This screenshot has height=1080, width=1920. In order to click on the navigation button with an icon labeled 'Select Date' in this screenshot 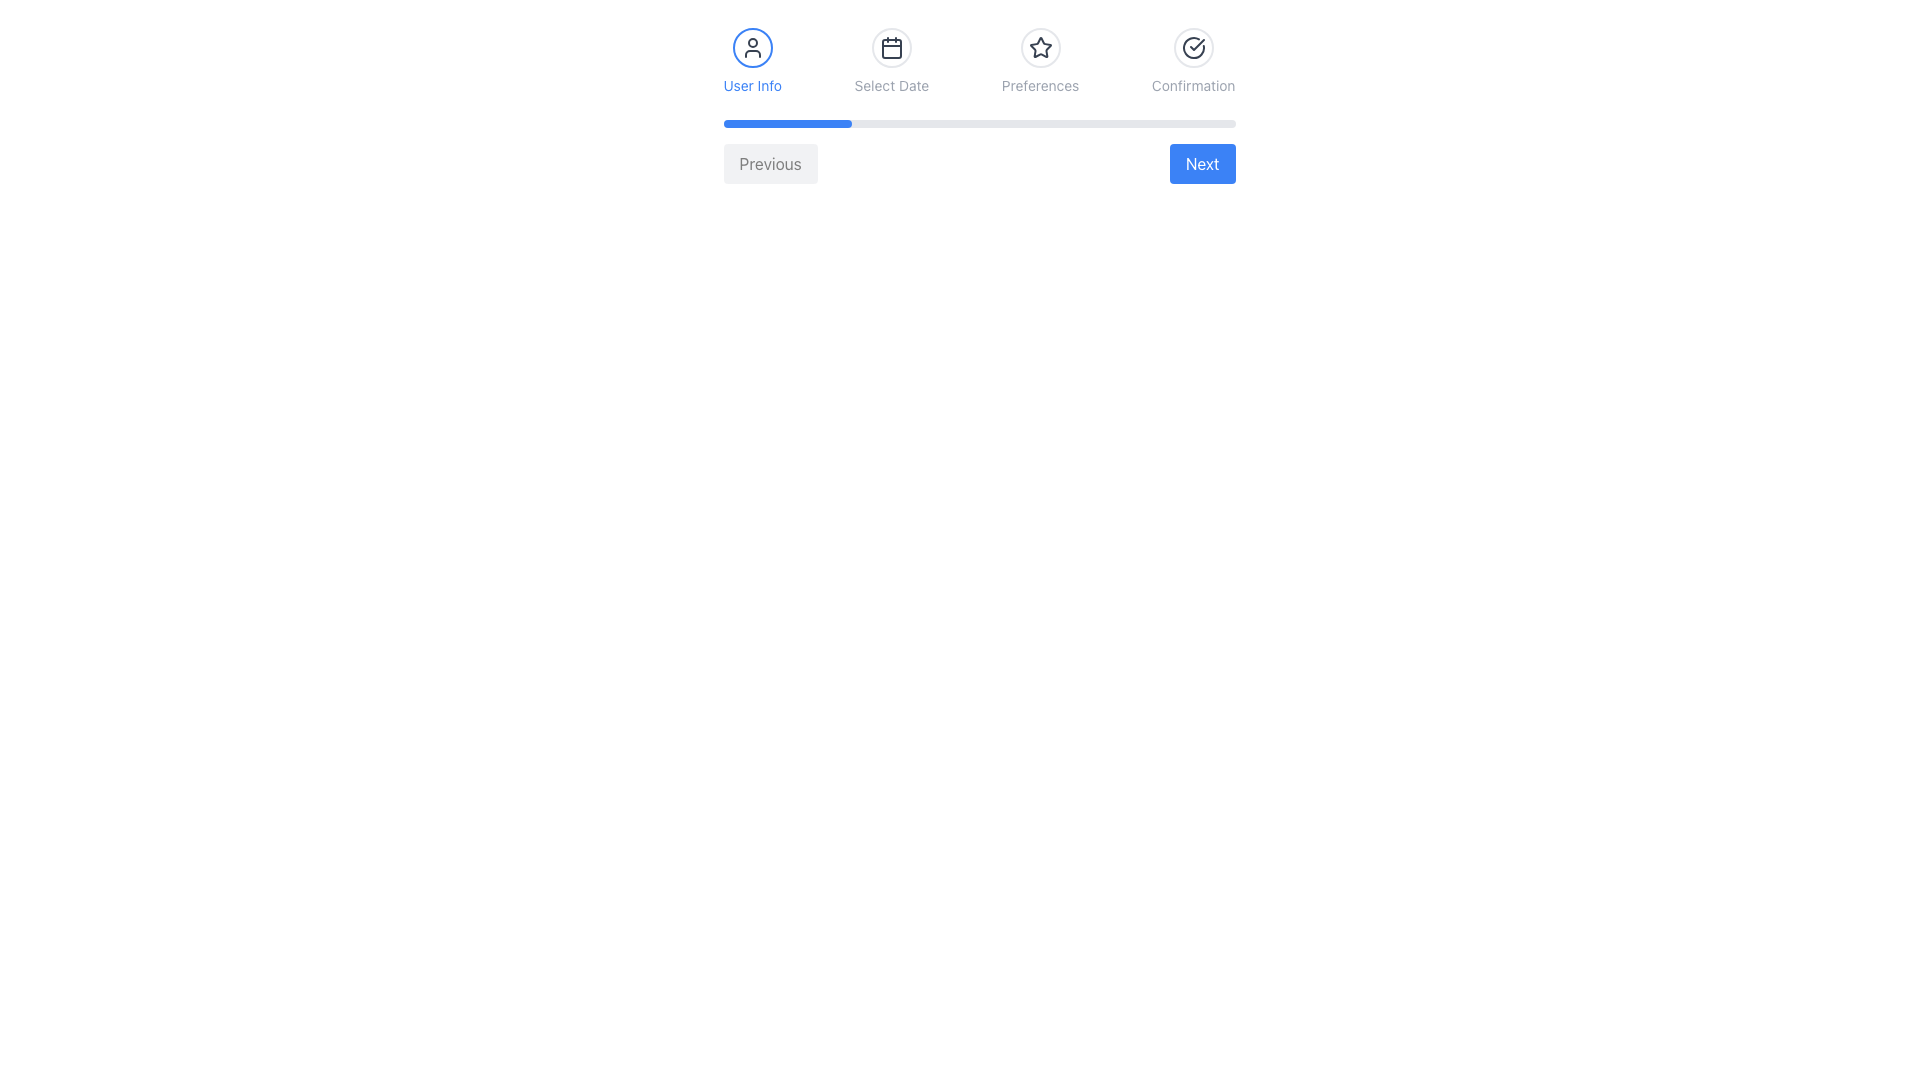, I will do `click(890, 46)`.